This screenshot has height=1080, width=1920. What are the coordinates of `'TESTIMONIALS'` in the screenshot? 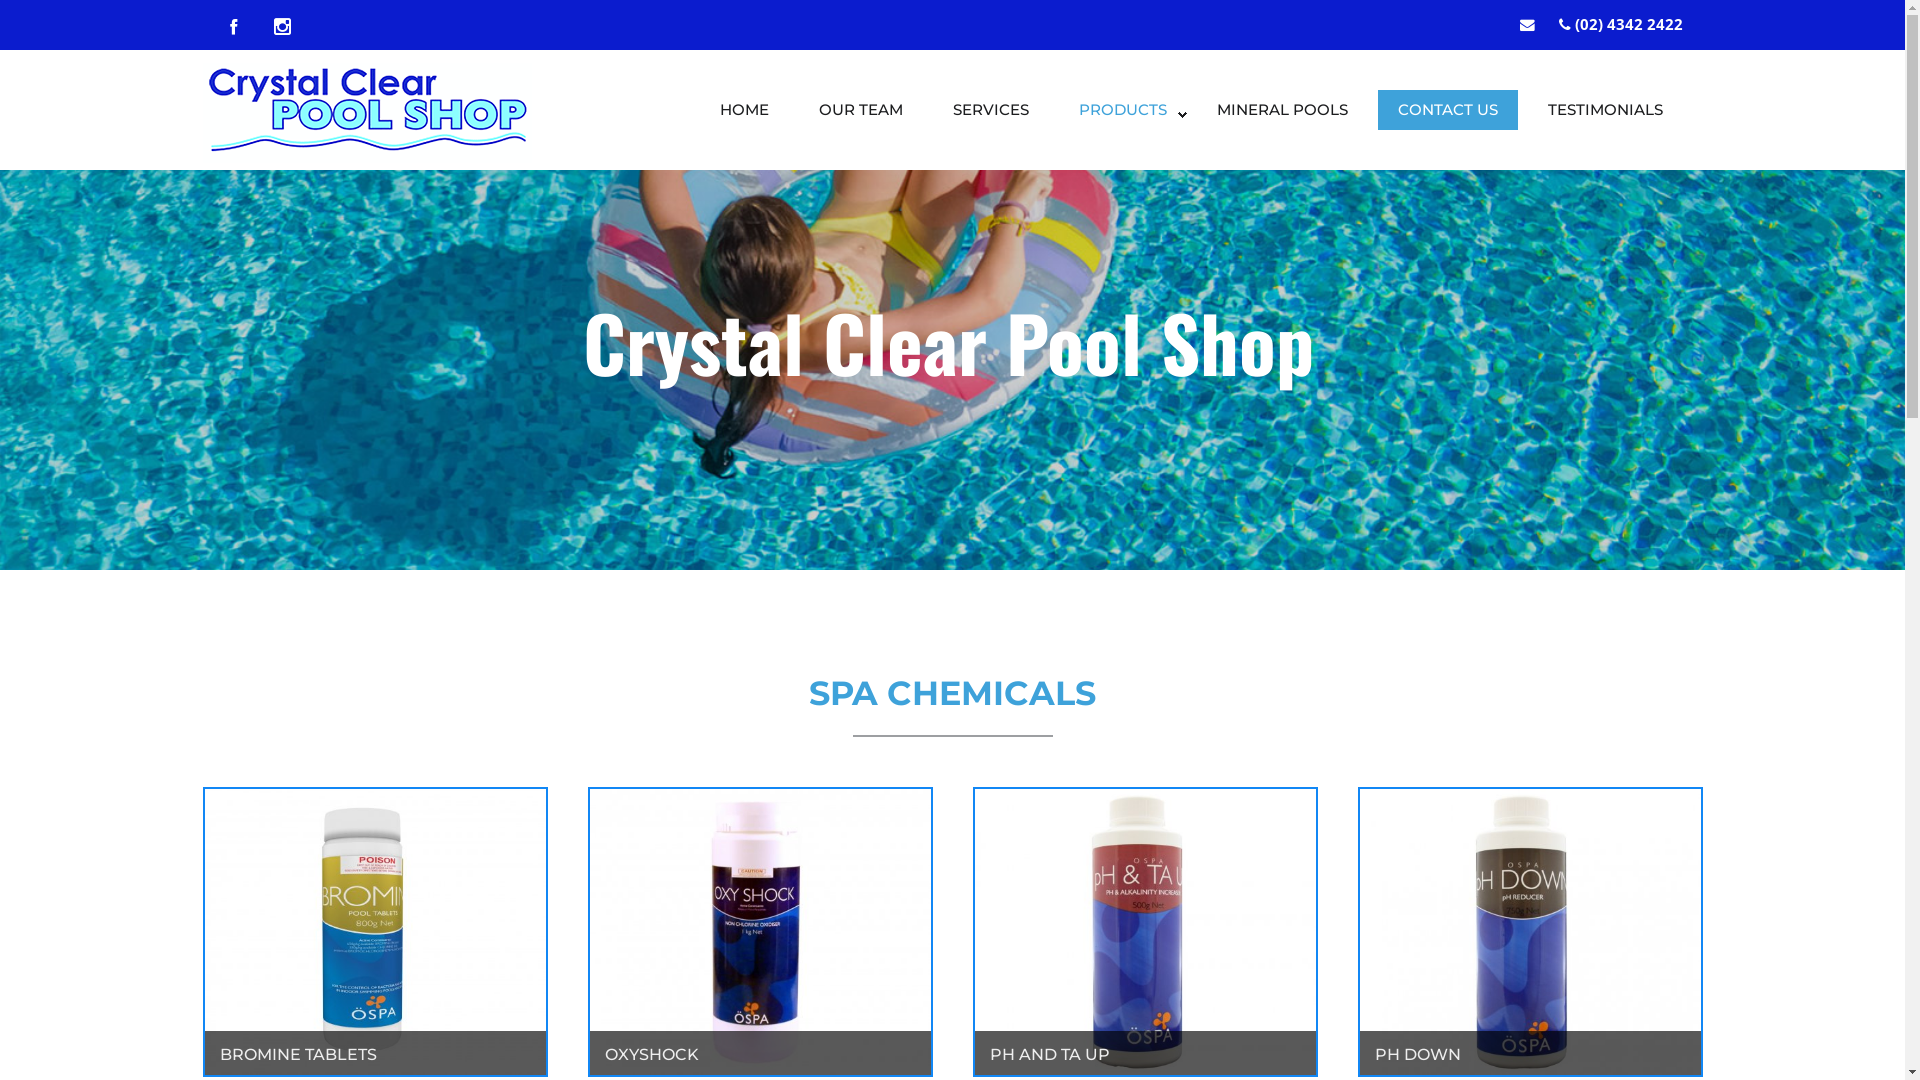 It's located at (1605, 115).